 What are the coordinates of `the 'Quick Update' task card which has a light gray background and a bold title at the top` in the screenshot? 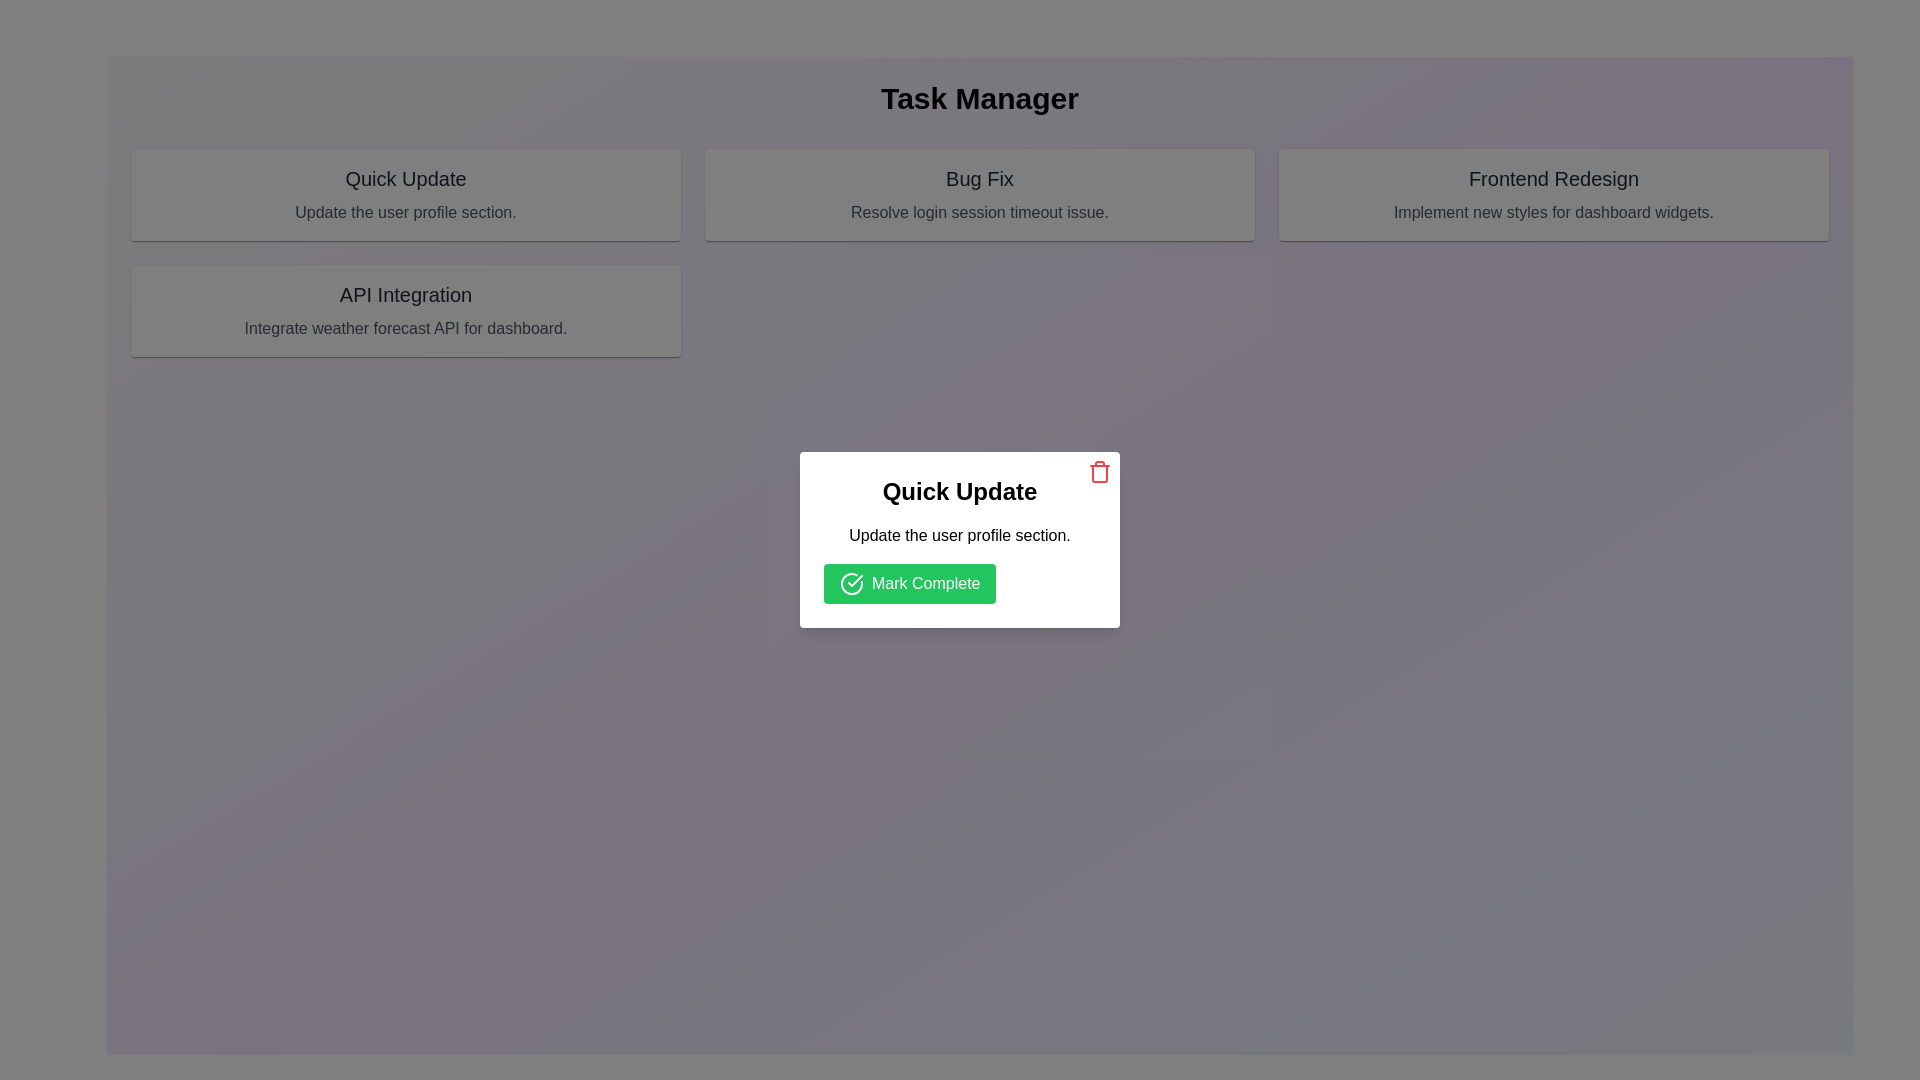 It's located at (405, 195).